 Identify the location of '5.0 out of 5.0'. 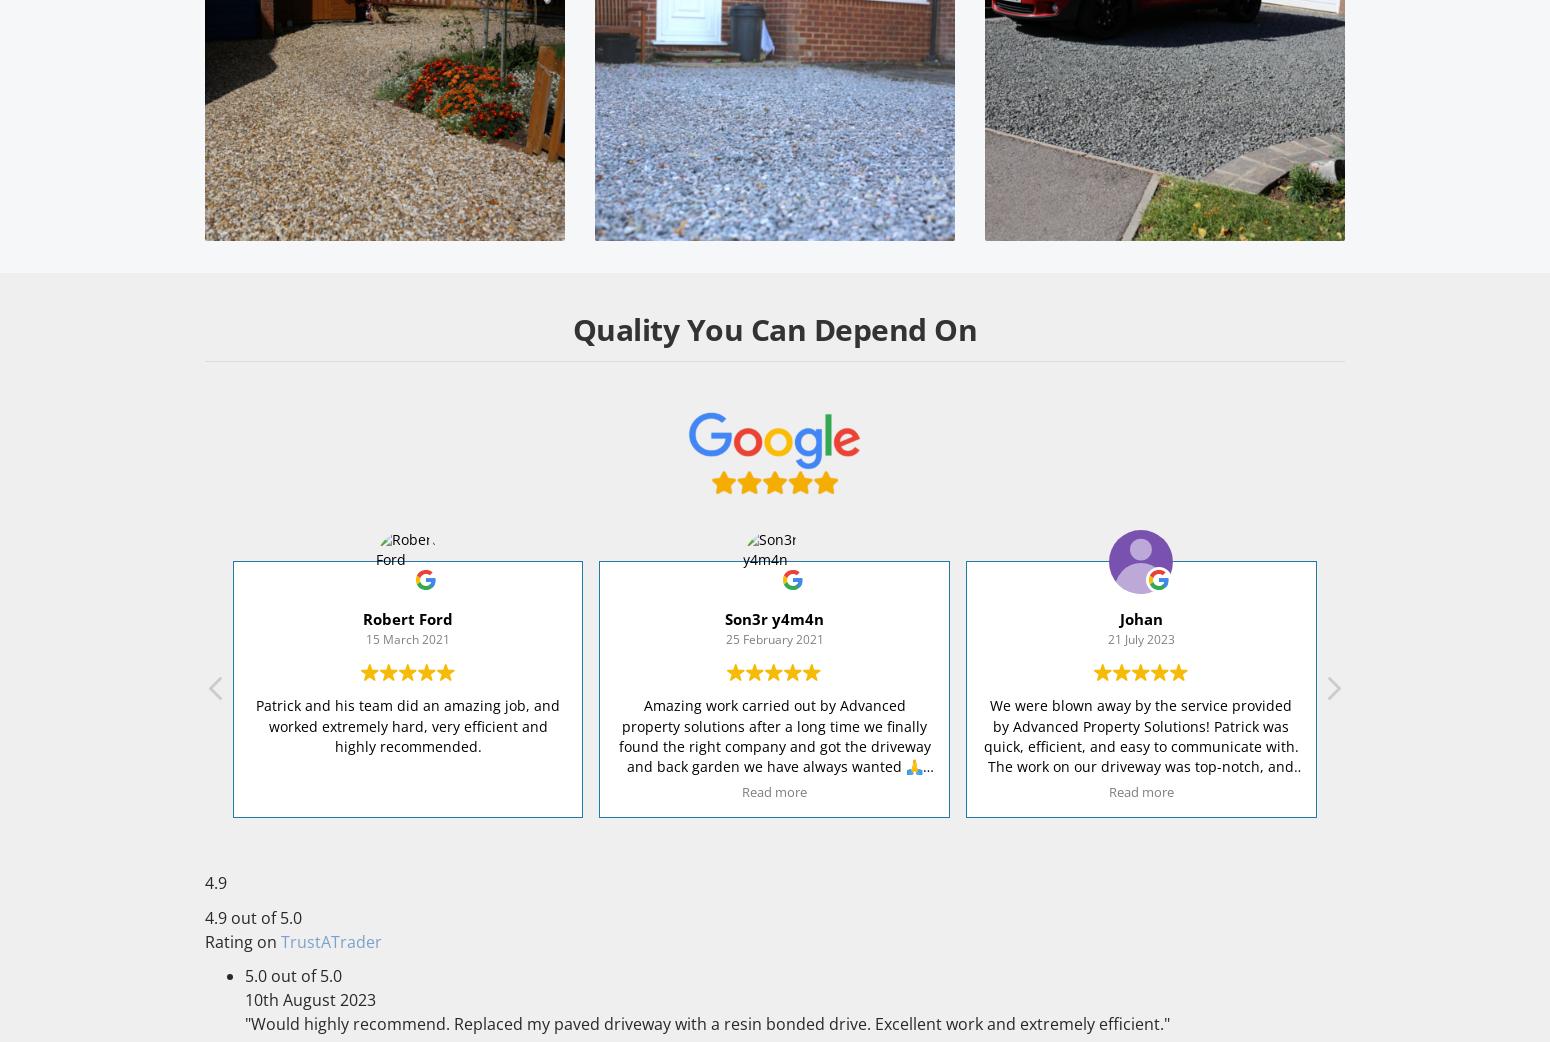
(293, 976).